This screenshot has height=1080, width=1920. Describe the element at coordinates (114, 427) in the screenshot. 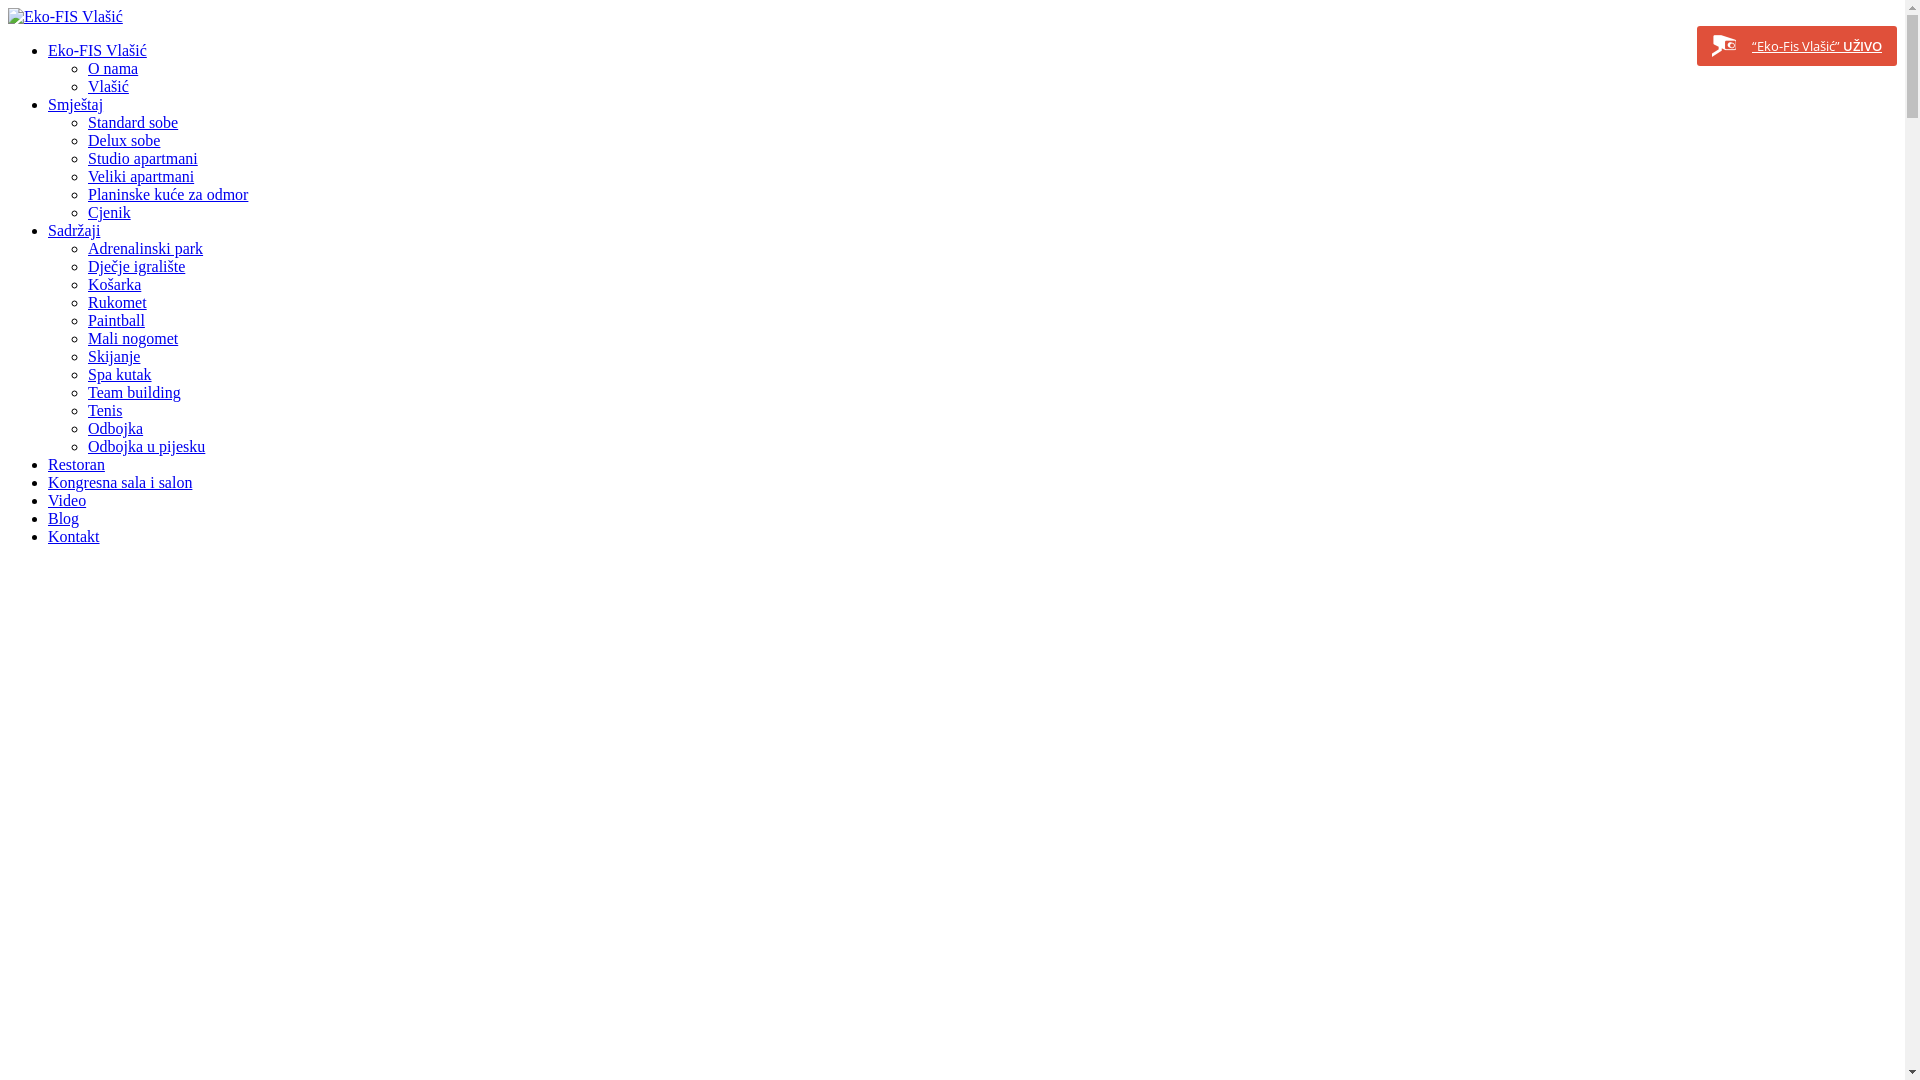

I see `'Odbojka'` at that location.